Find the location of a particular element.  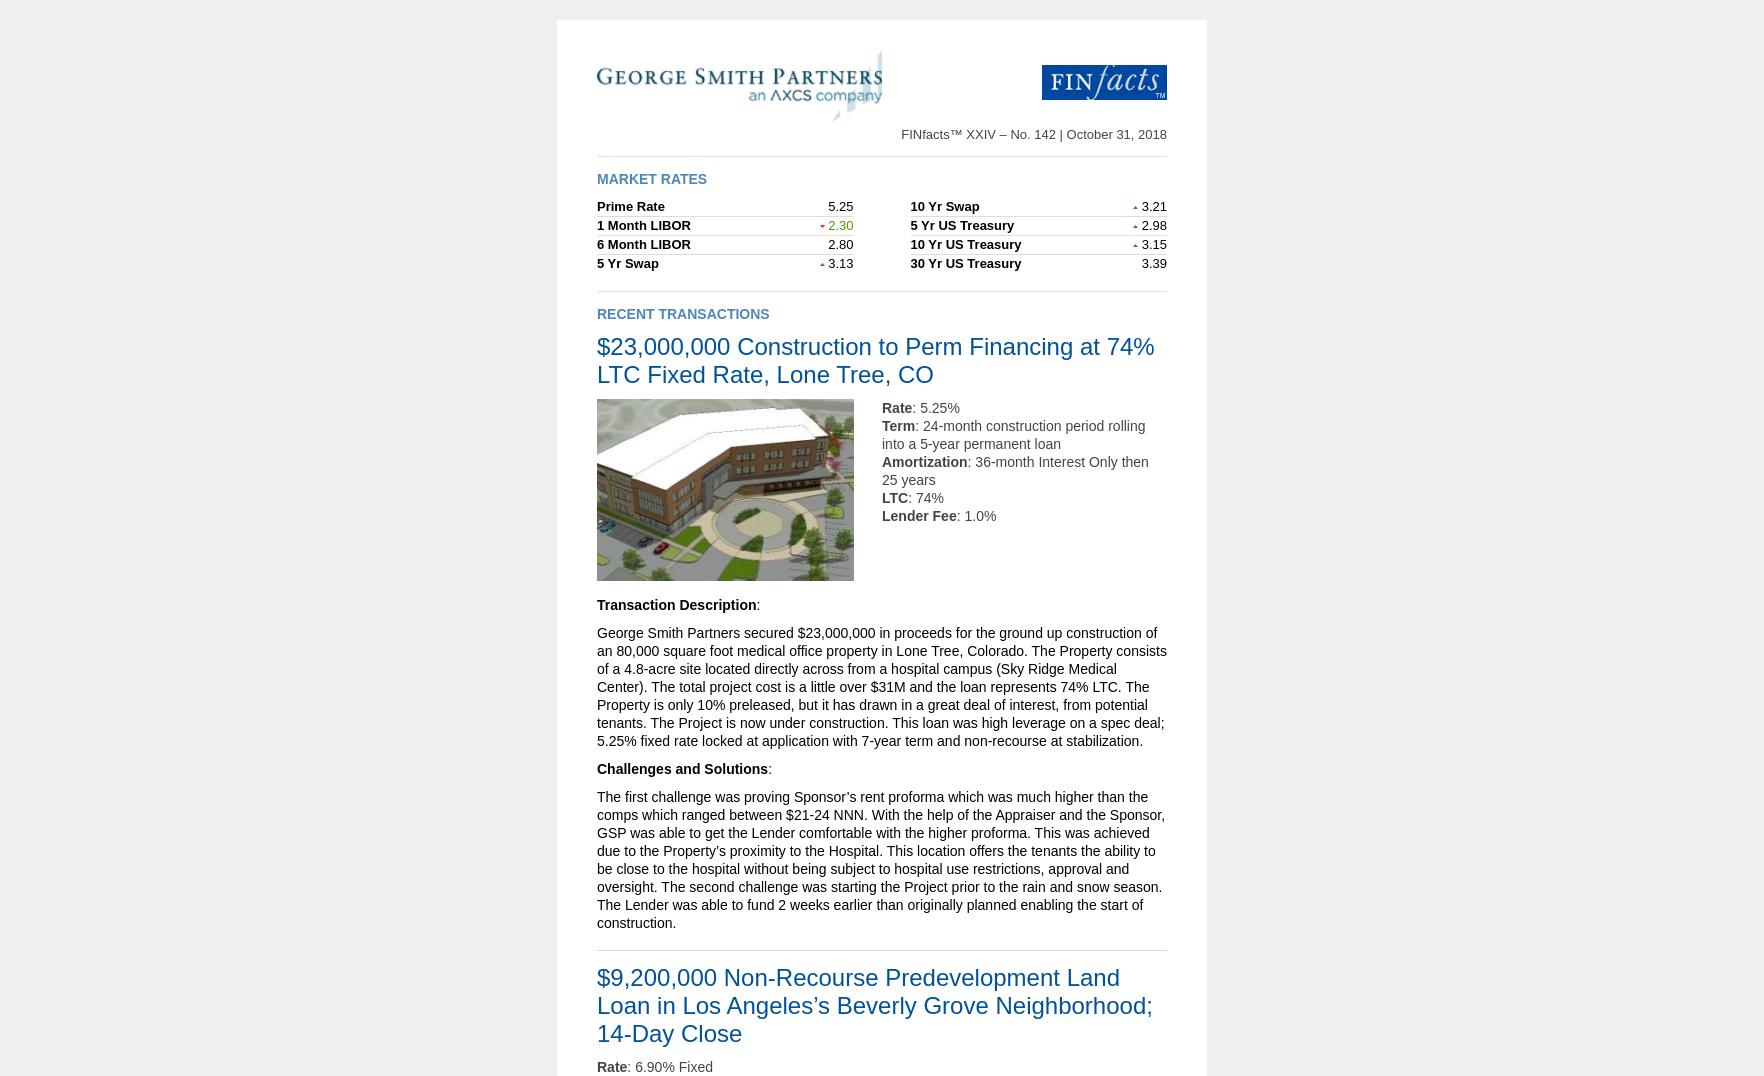

'3.39' is located at coordinates (1137, 262).